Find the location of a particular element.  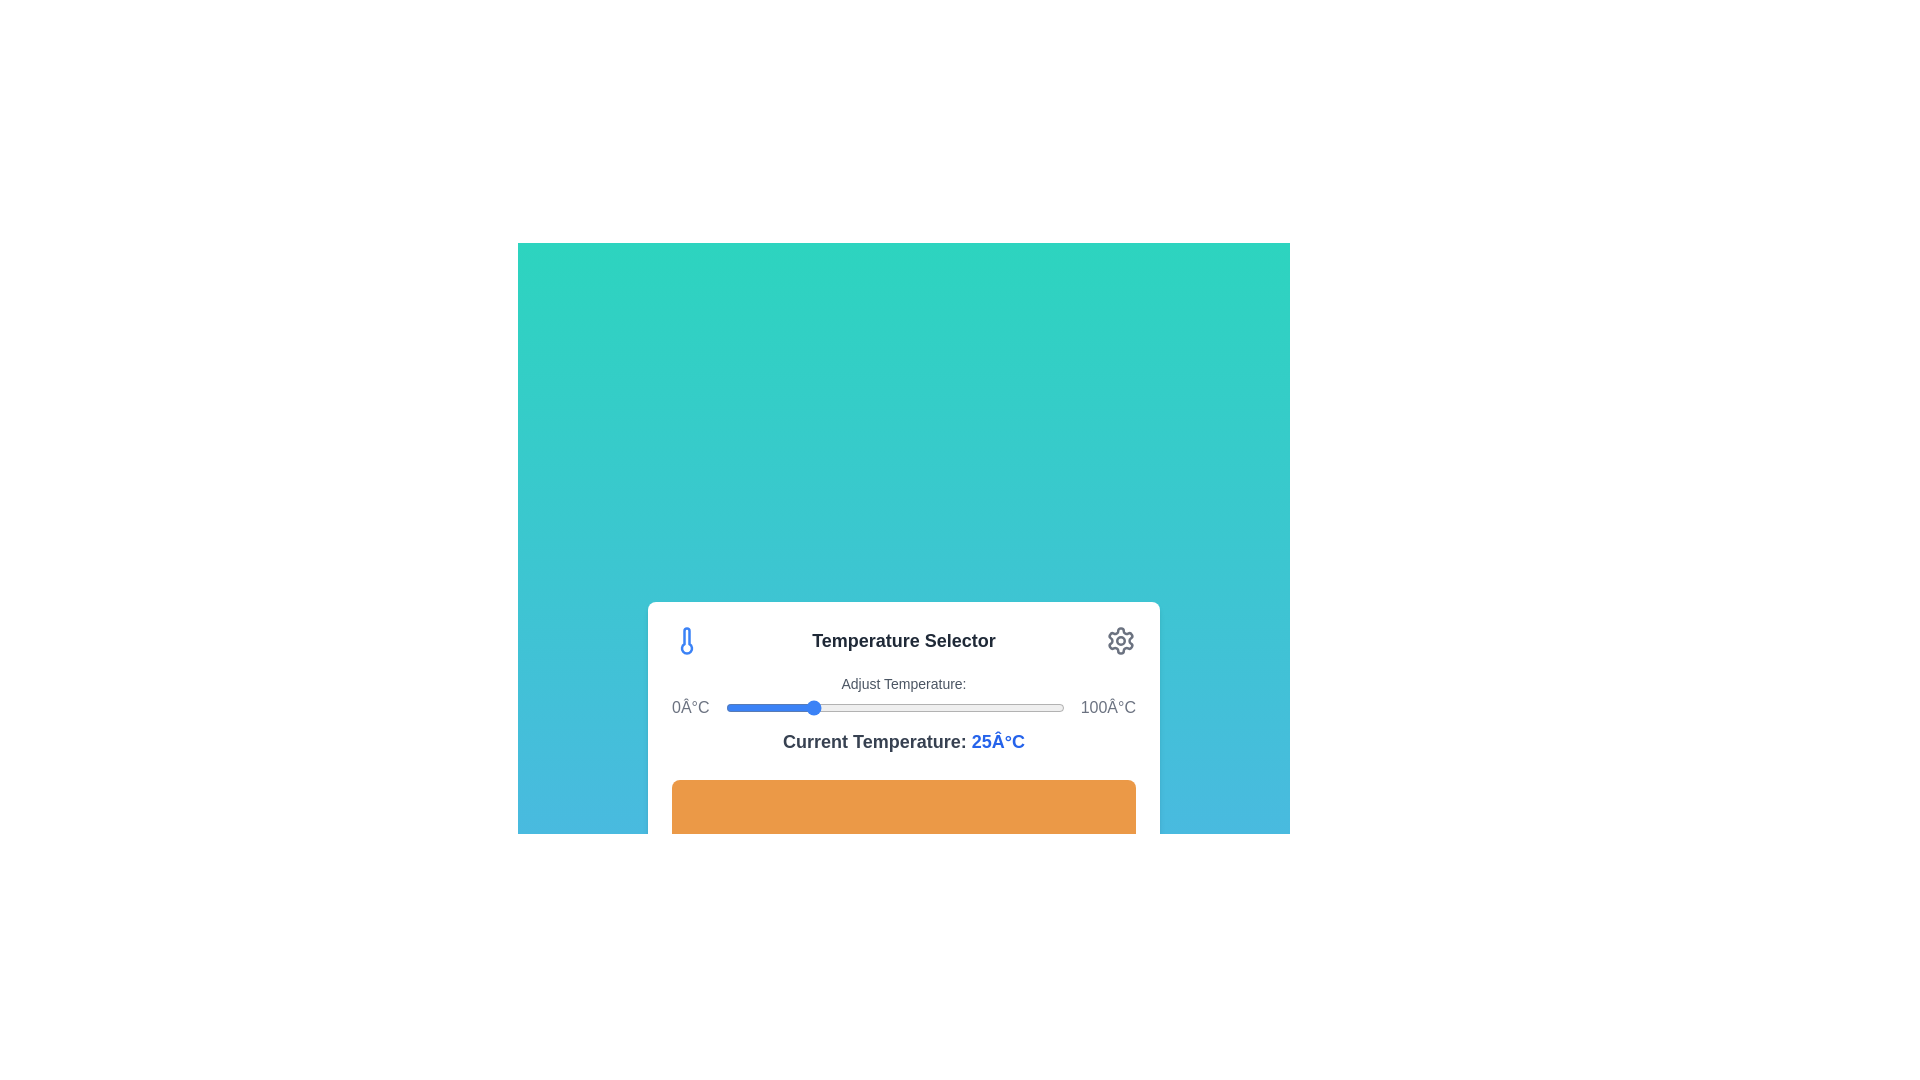

the temperature to 94°C by moving the slider is located at coordinates (1042, 707).